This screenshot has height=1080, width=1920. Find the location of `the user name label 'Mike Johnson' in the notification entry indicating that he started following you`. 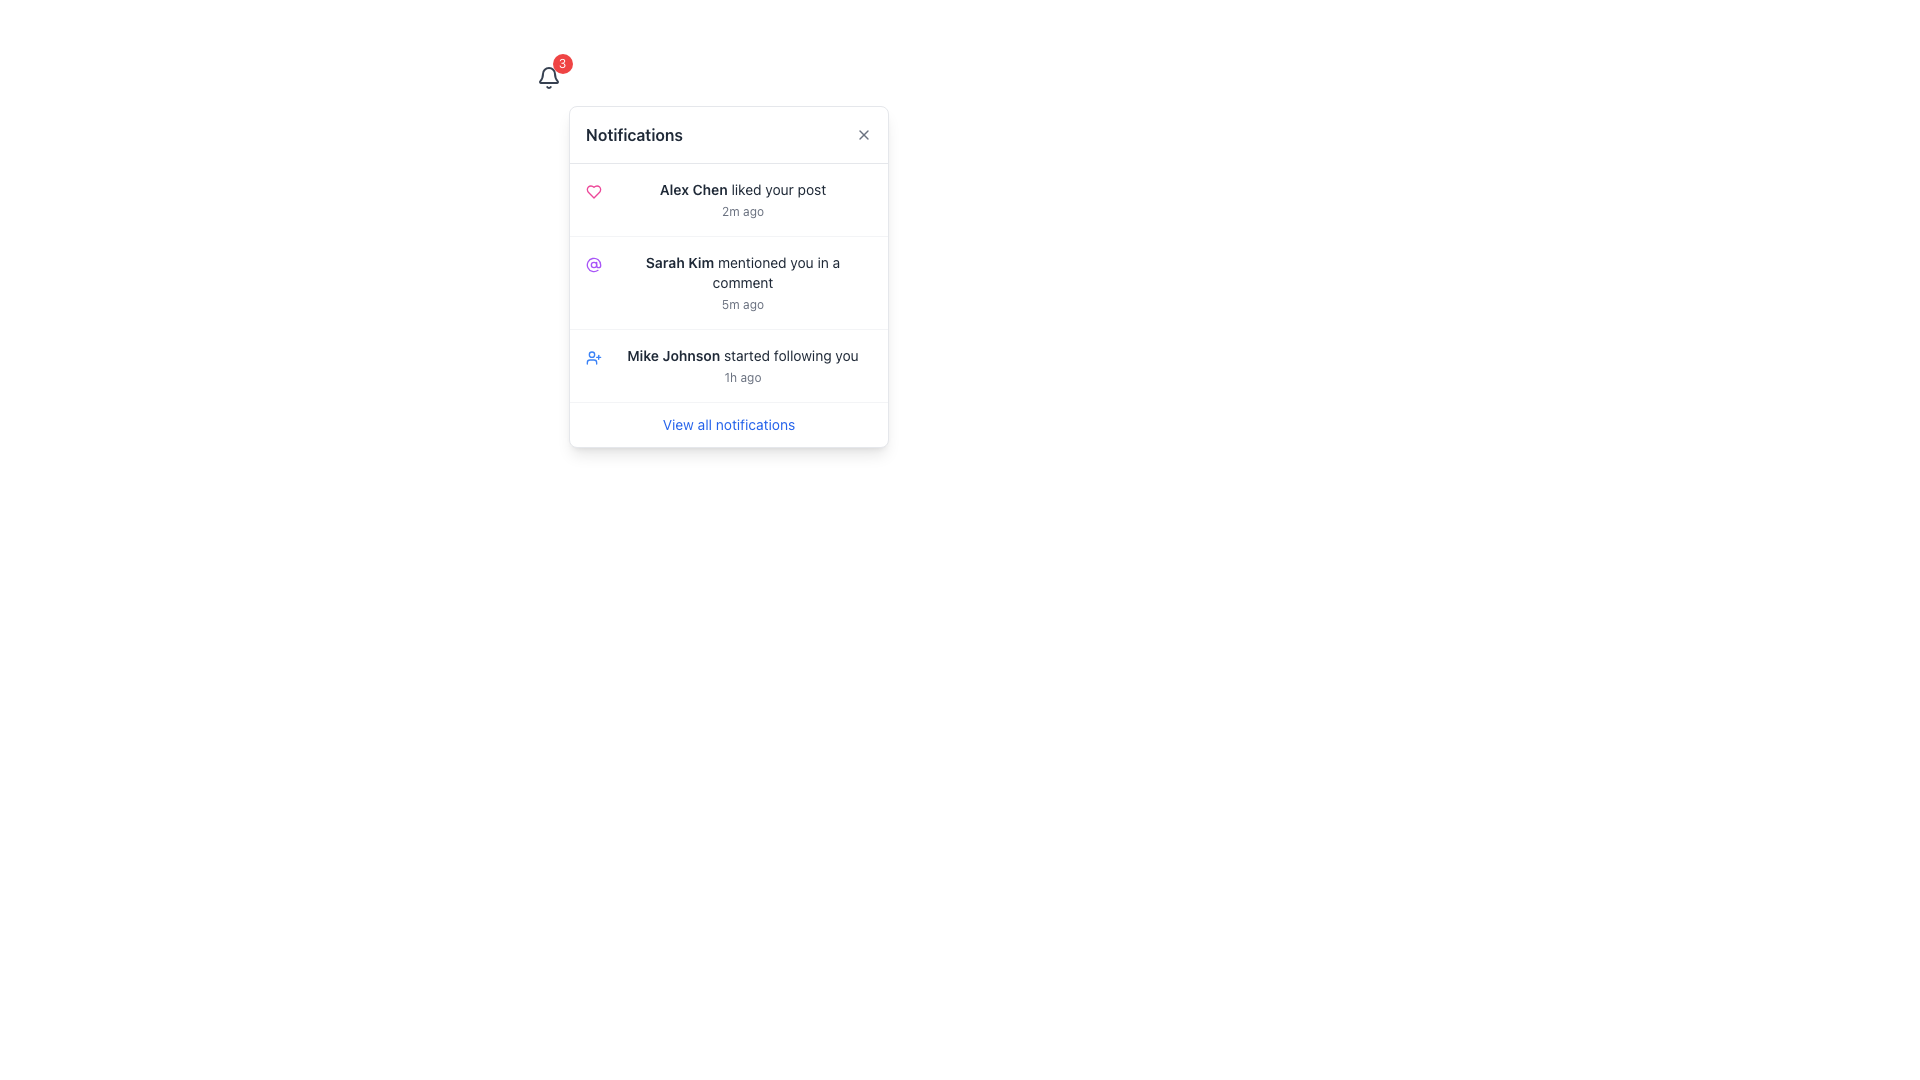

the user name label 'Mike Johnson' in the notification entry indicating that he started following you is located at coordinates (673, 354).